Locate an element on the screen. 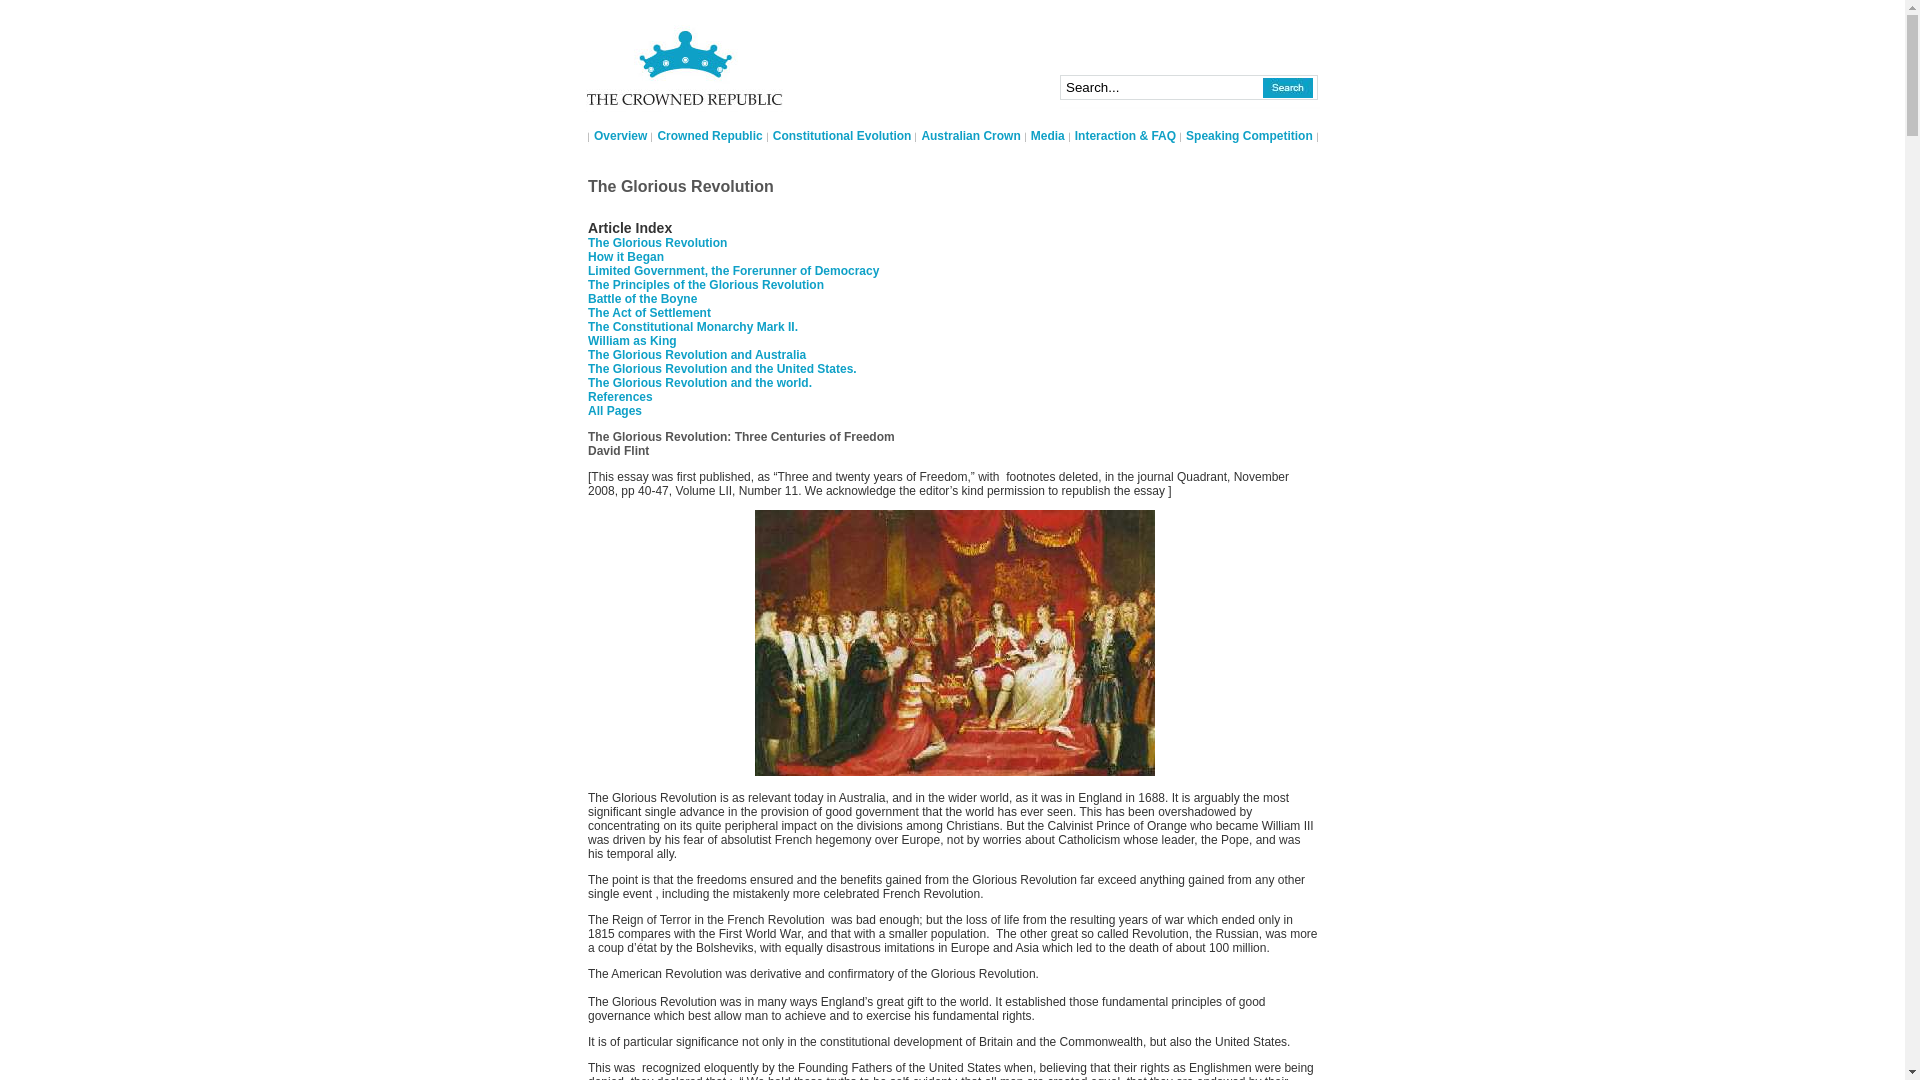 Image resolution: width=1920 pixels, height=1080 pixels. 'Speaking Competition' is located at coordinates (1248, 135).